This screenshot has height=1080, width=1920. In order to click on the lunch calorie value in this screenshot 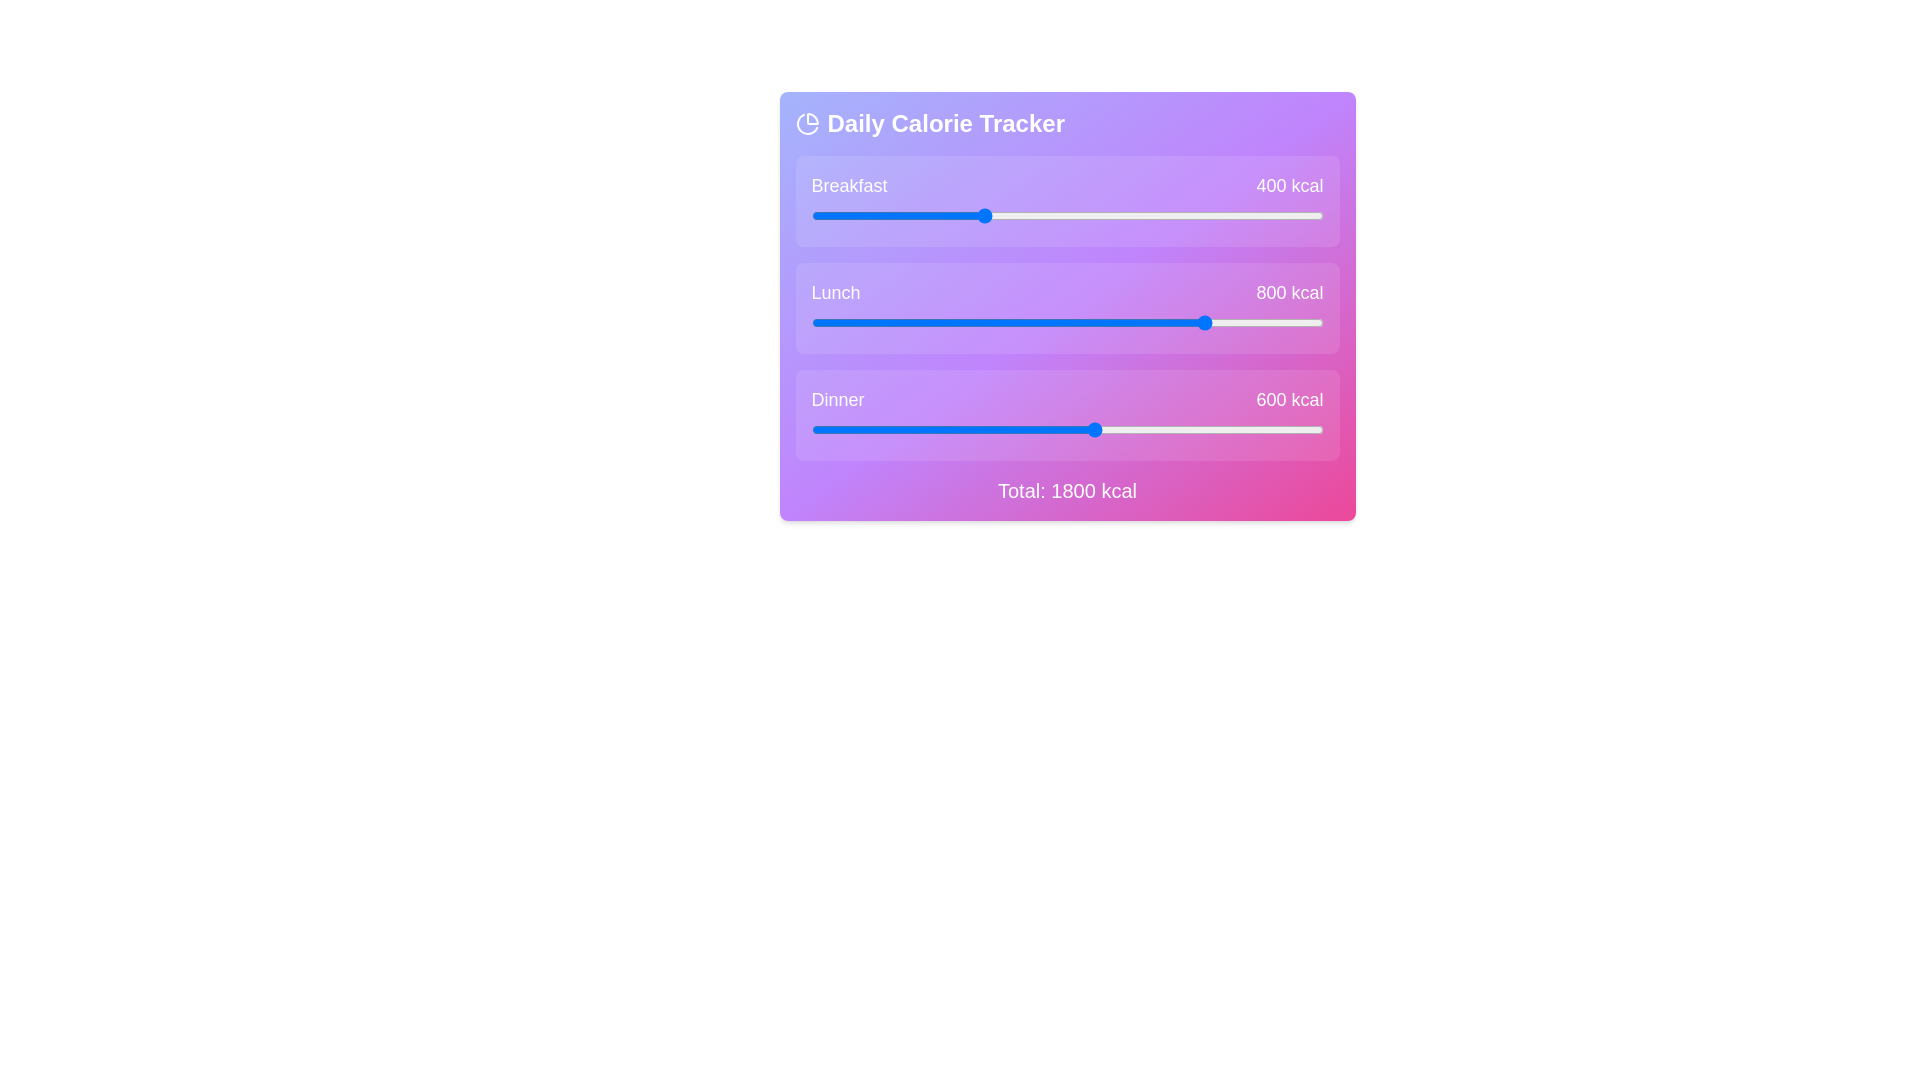, I will do `click(827, 322)`.